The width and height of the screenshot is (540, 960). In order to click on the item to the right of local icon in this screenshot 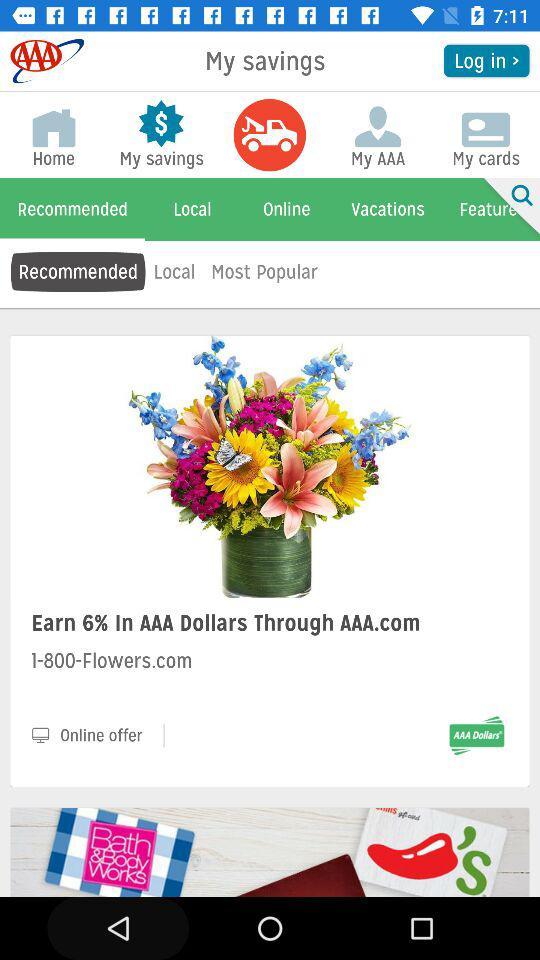, I will do `click(264, 270)`.